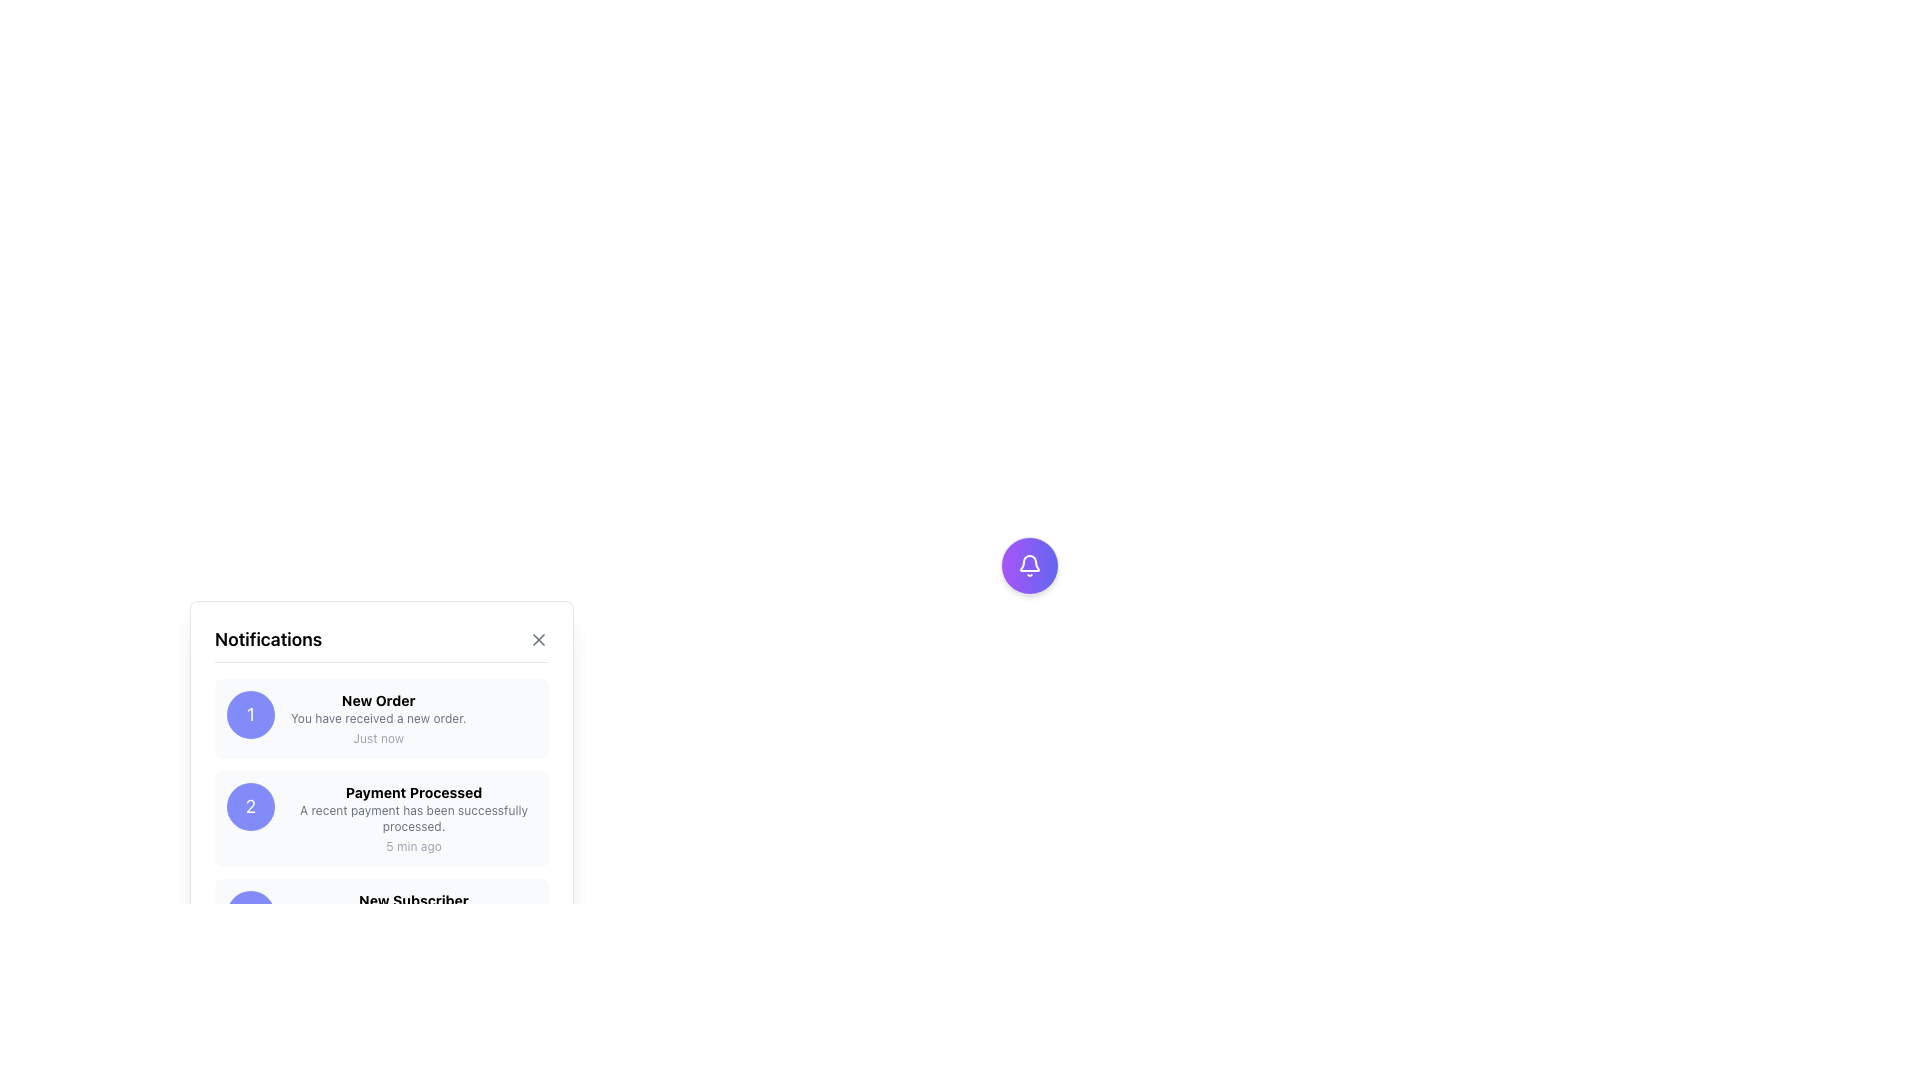  What do you see at coordinates (412, 901) in the screenshot?
I see `the 'New Subscriber' text label in the notification card` at bounding box center [412, 901].